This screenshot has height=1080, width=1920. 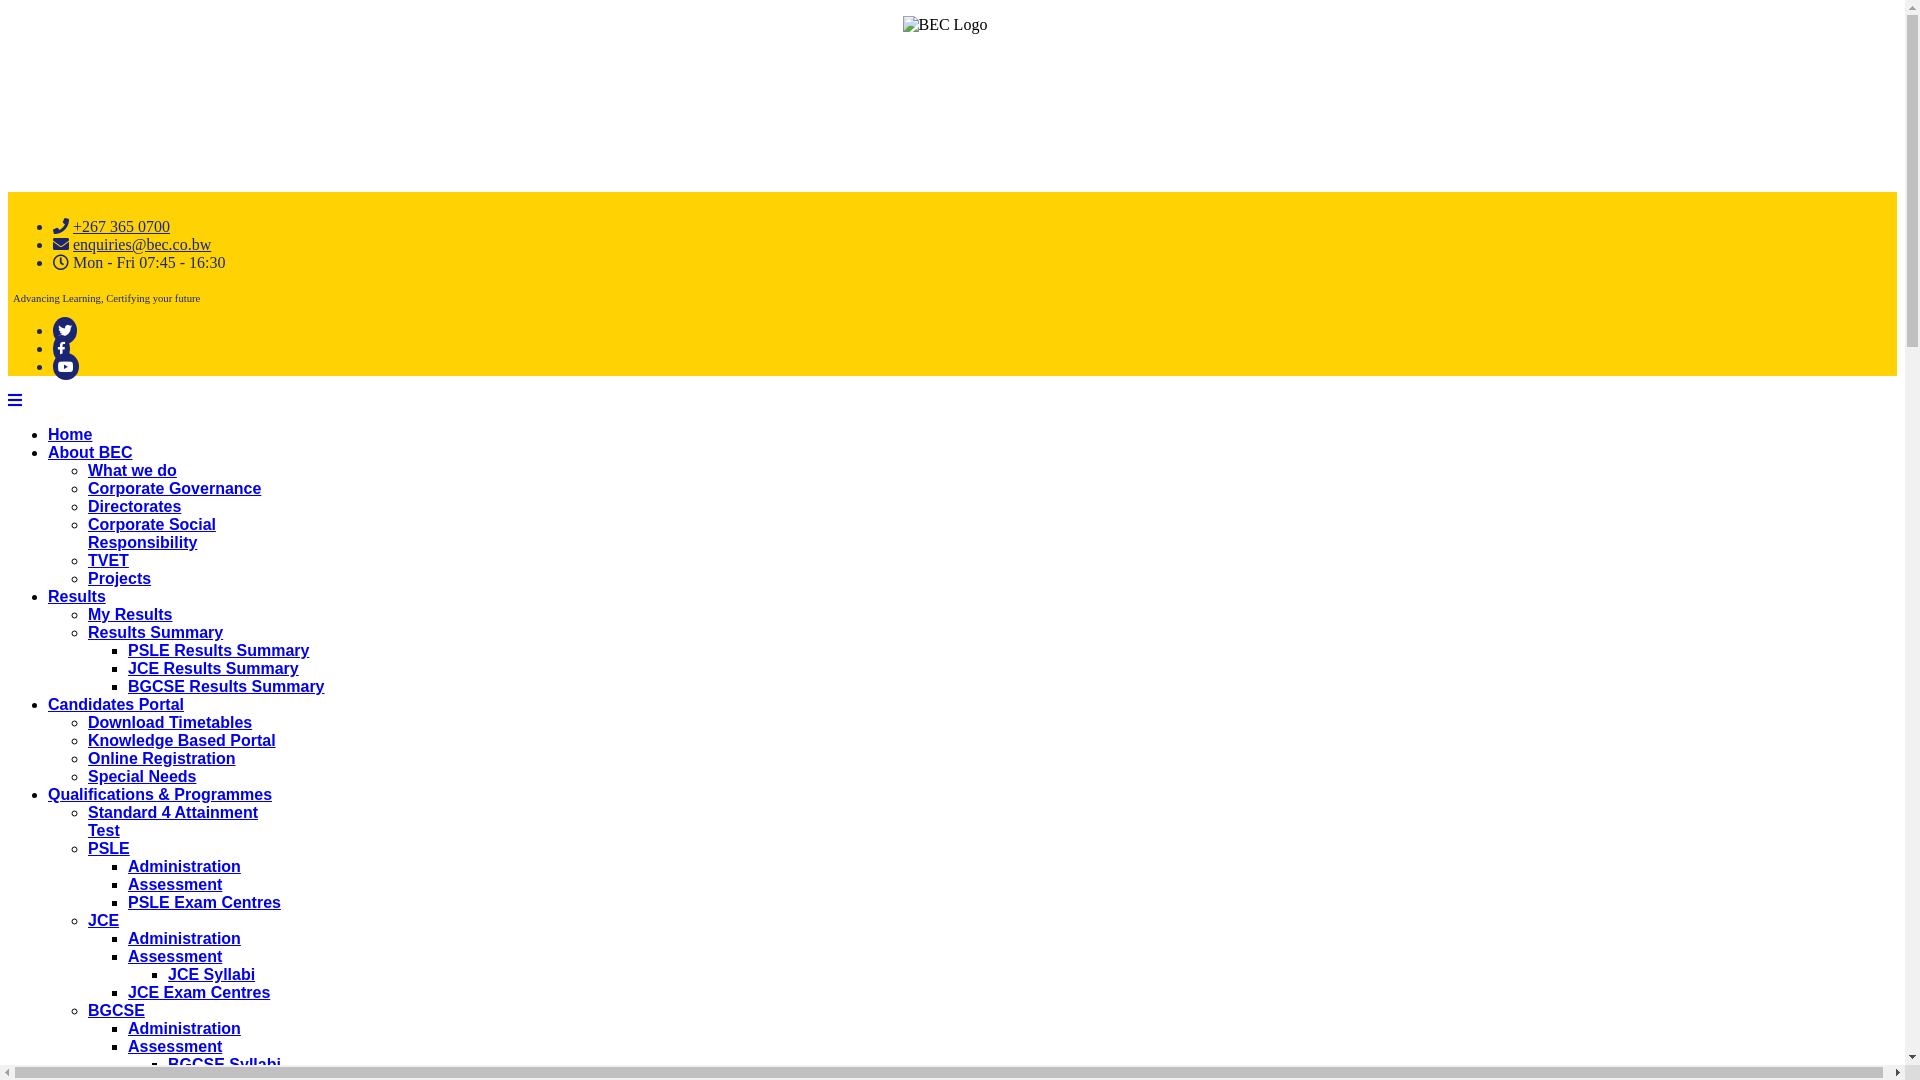 I want to click on 'JCE Syllabi', so click(x=211, y=973).